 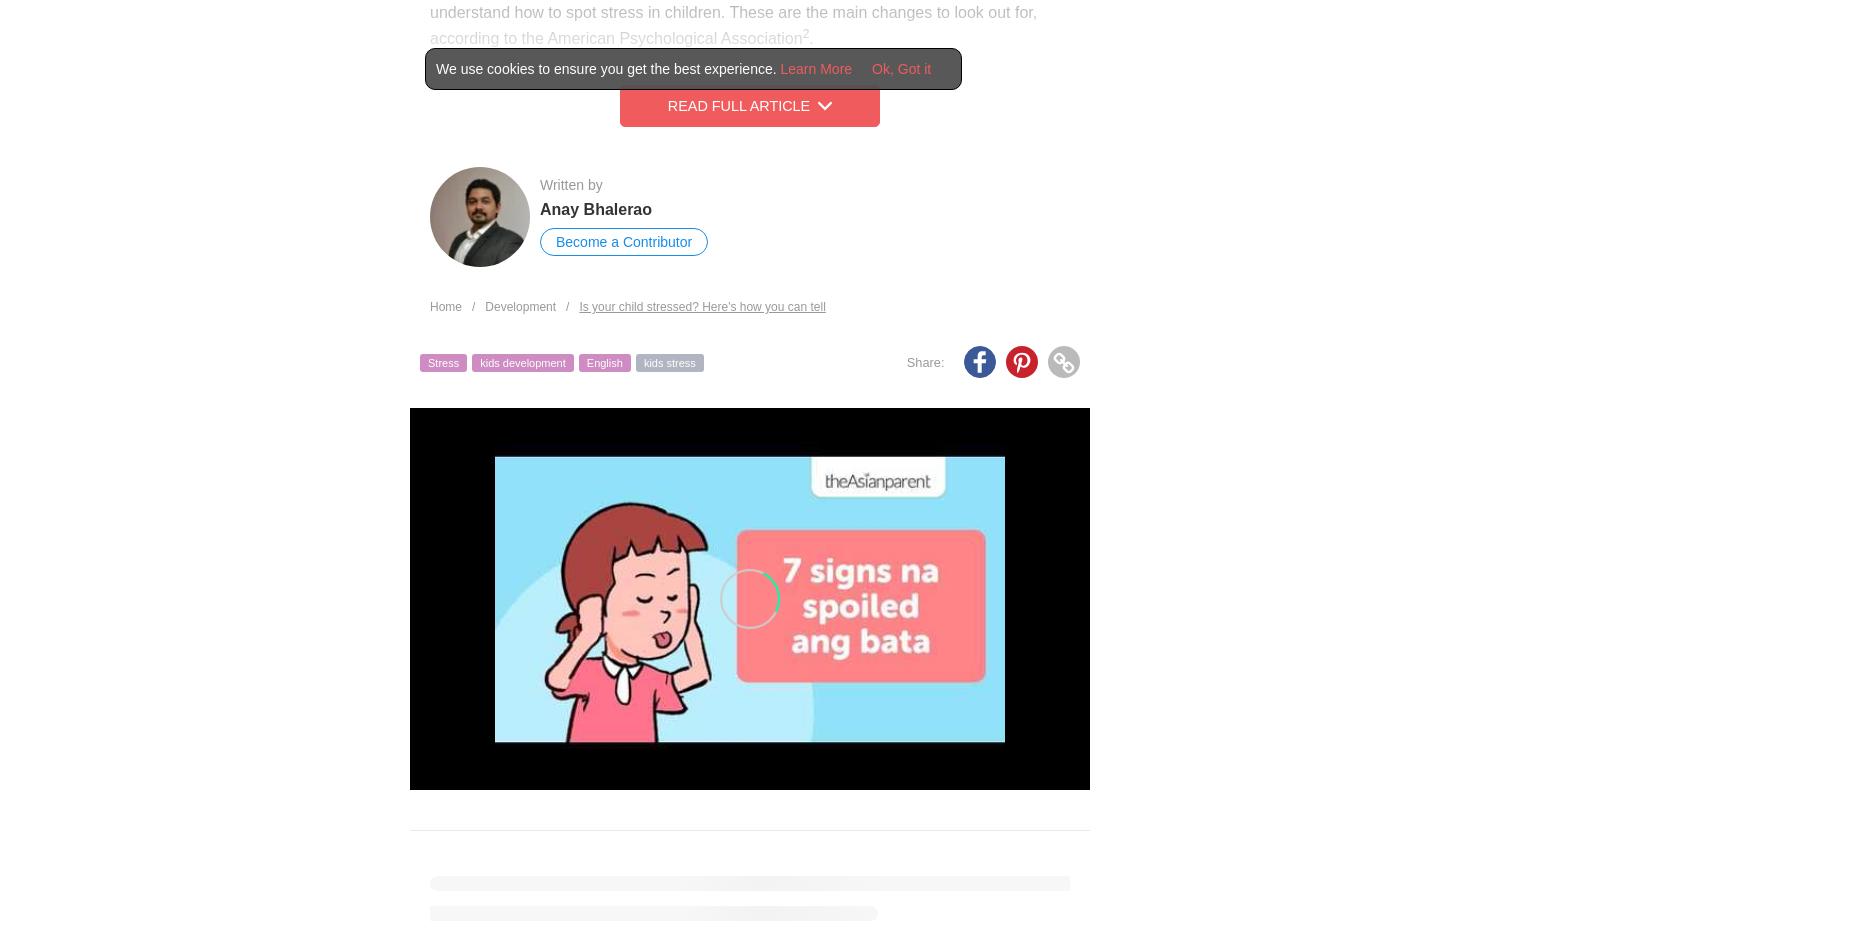 I want to click on ':', so click(x=938, y=360).